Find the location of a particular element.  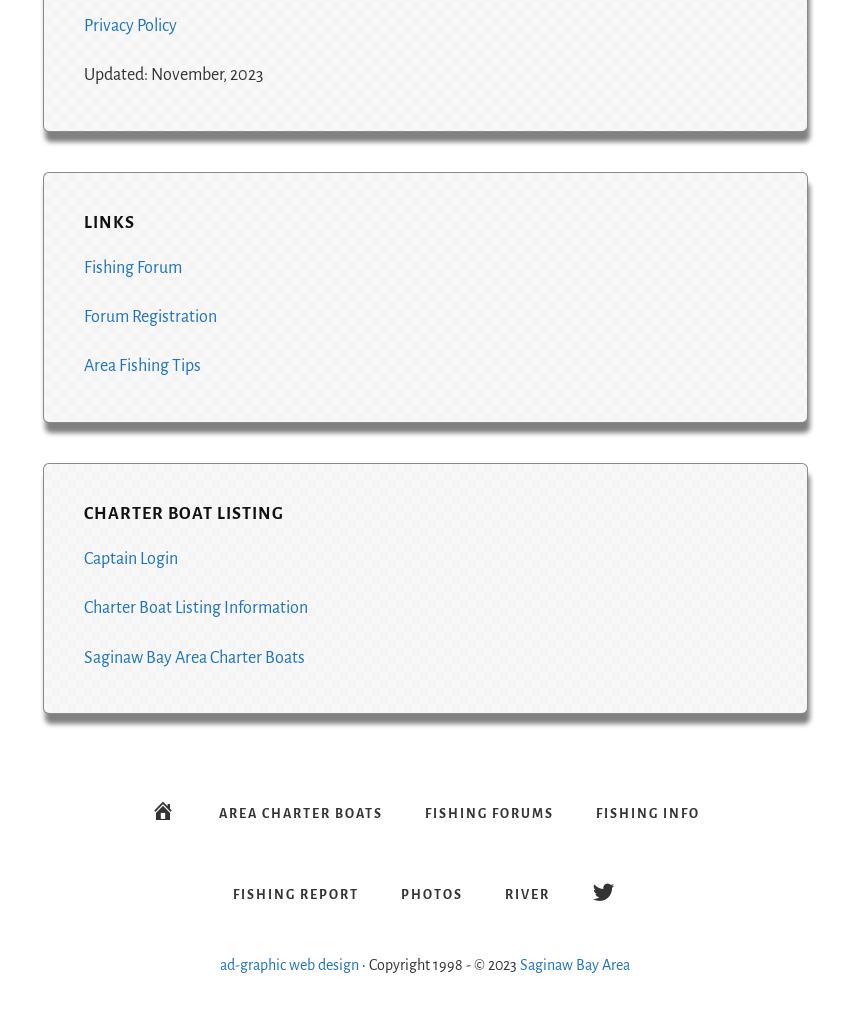

'Saginaw Bay Area Charter Boats' is located at coordinates (192, 656).